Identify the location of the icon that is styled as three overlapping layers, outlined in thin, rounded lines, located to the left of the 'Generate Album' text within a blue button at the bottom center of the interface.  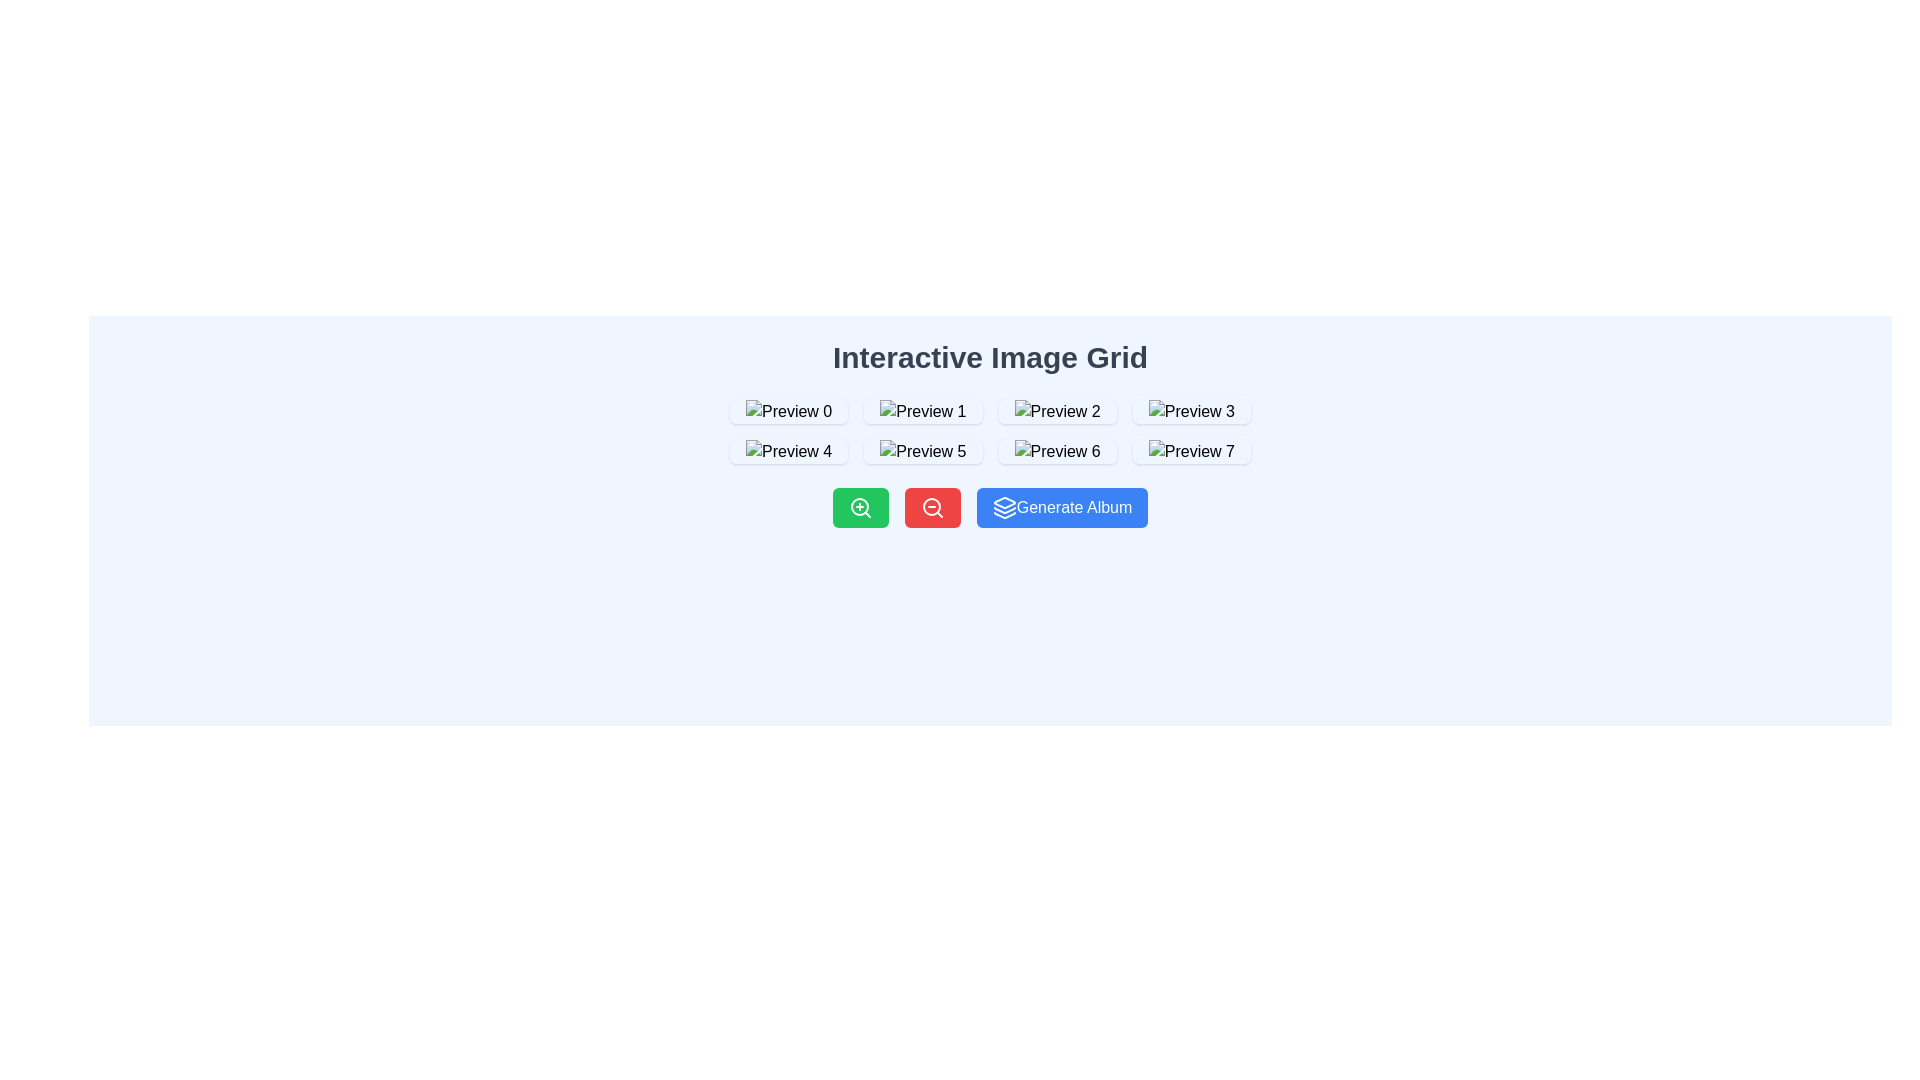
(1004, 507).